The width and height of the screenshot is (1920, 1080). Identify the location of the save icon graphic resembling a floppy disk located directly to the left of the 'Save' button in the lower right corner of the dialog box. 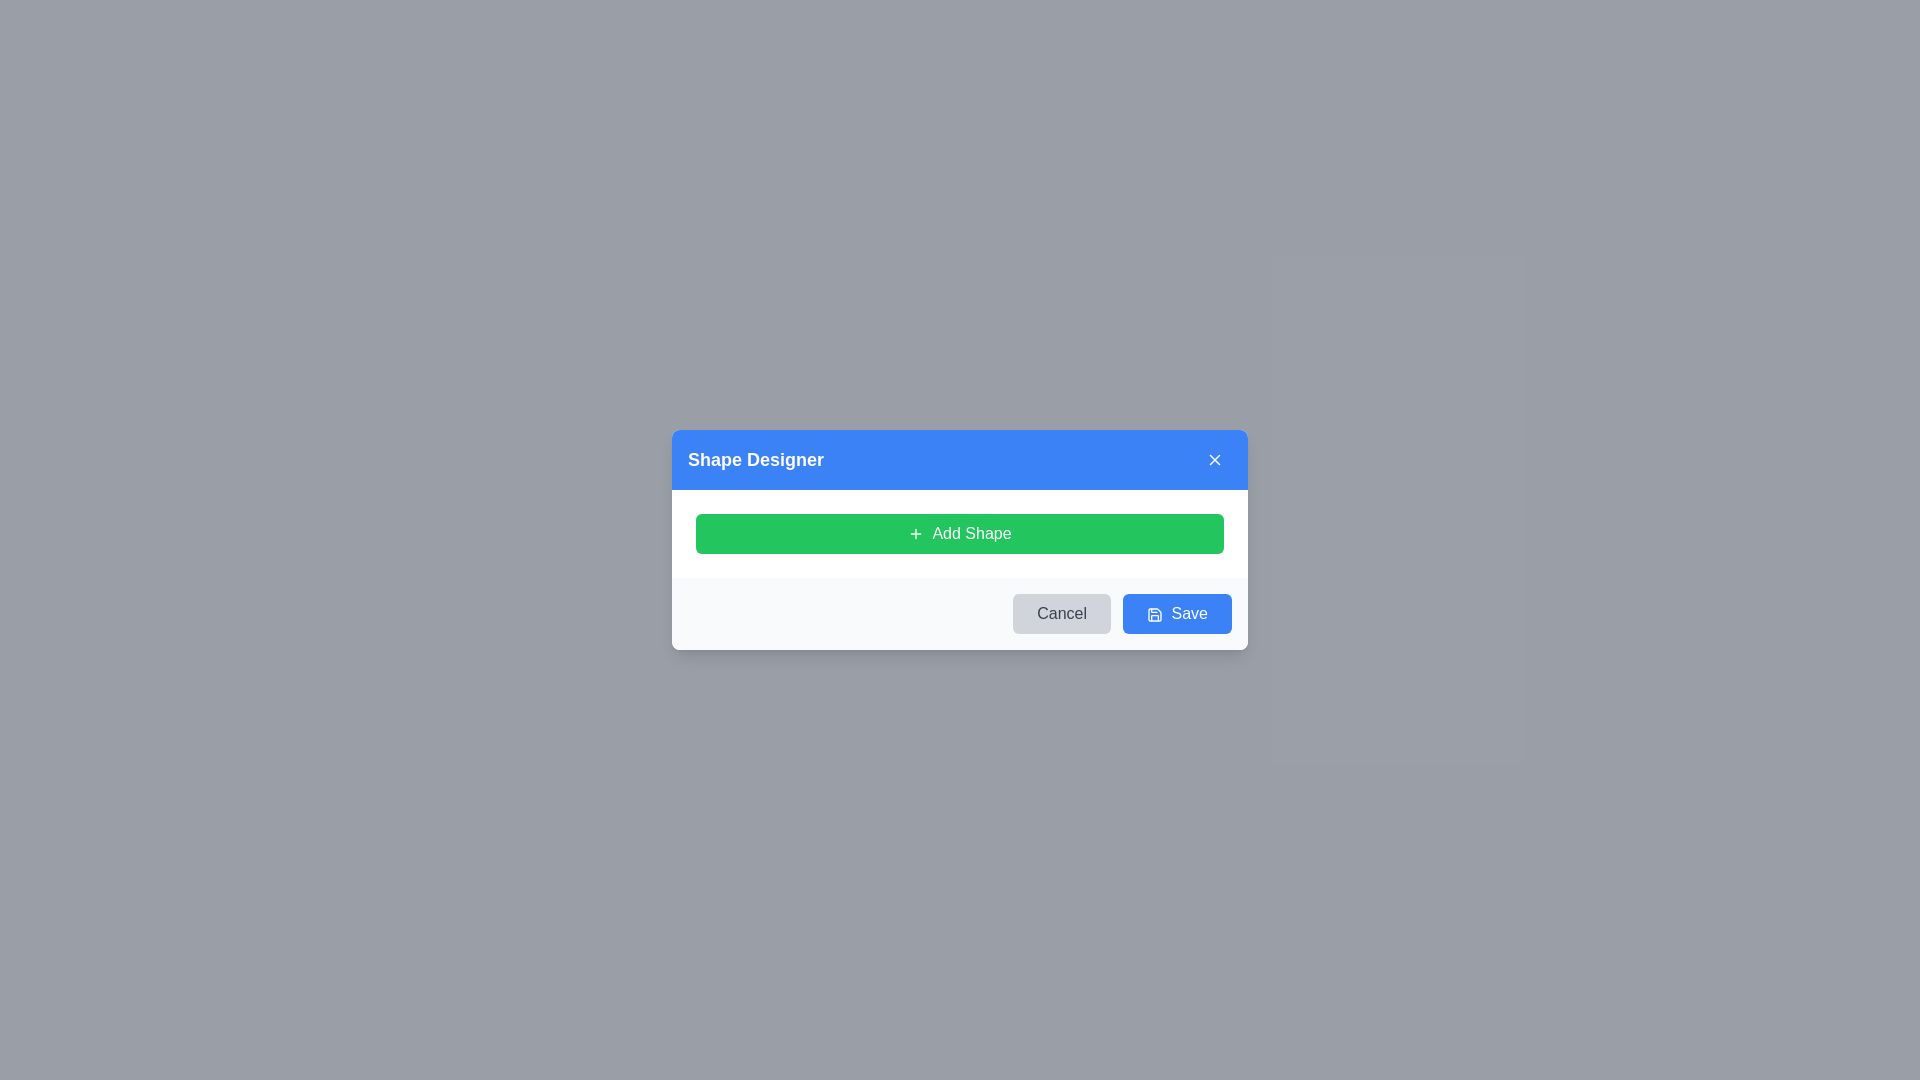
(1155, 613).